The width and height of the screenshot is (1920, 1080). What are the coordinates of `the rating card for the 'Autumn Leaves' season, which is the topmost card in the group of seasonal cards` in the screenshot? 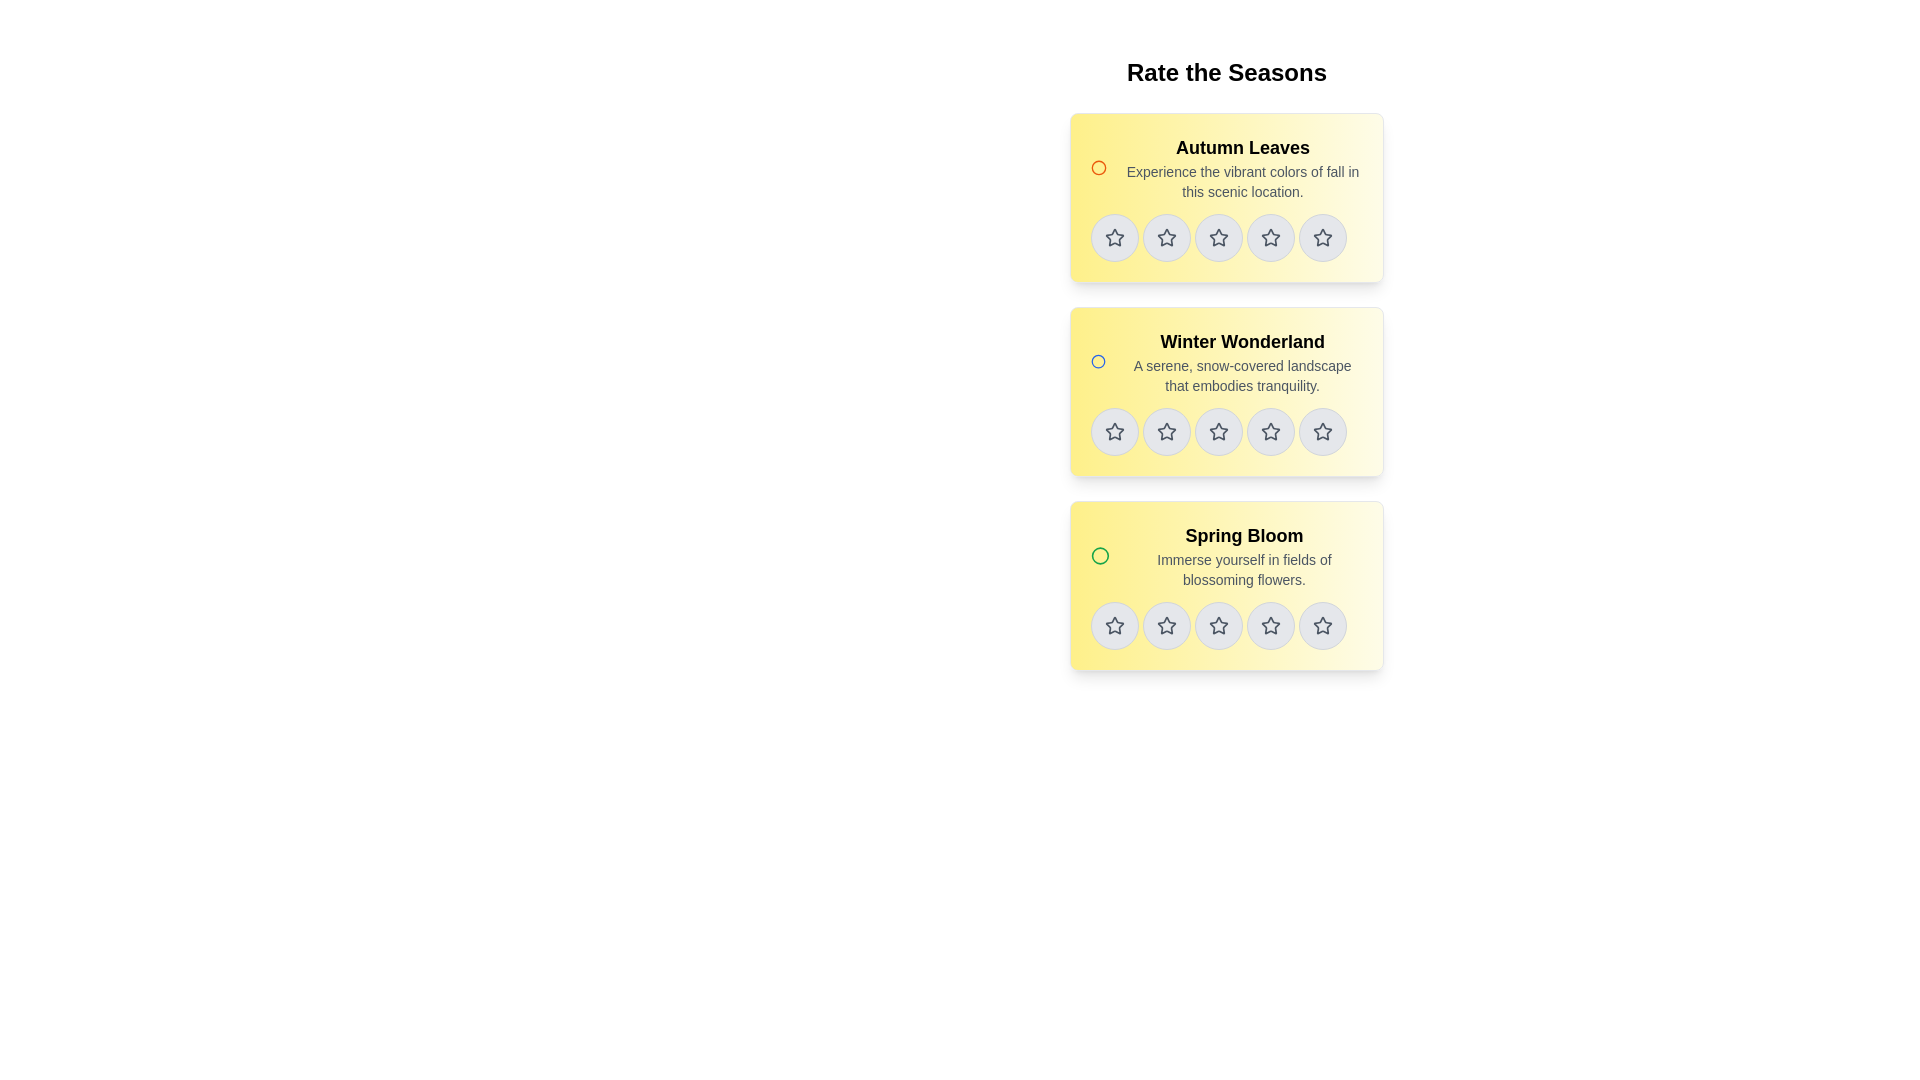 It's located at (1226, 197).